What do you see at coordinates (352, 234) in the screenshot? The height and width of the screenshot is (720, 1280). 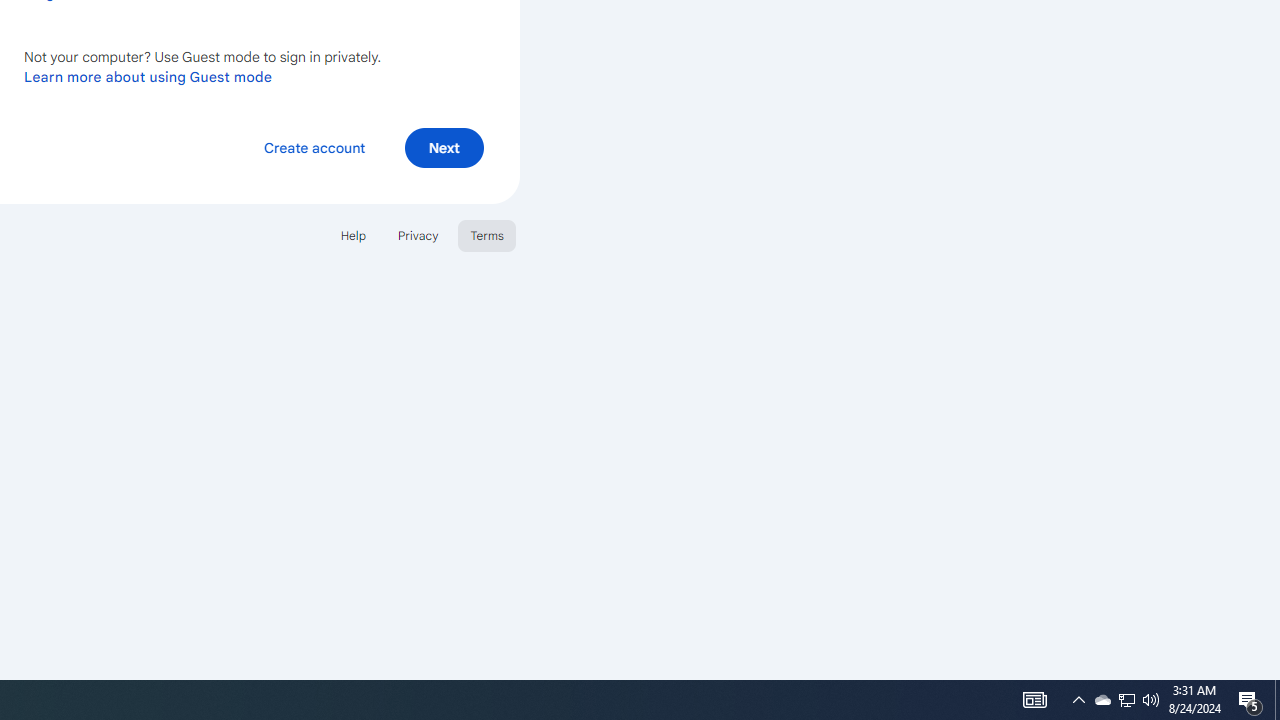 I see `'Help'` at bounding box center [352, 234].